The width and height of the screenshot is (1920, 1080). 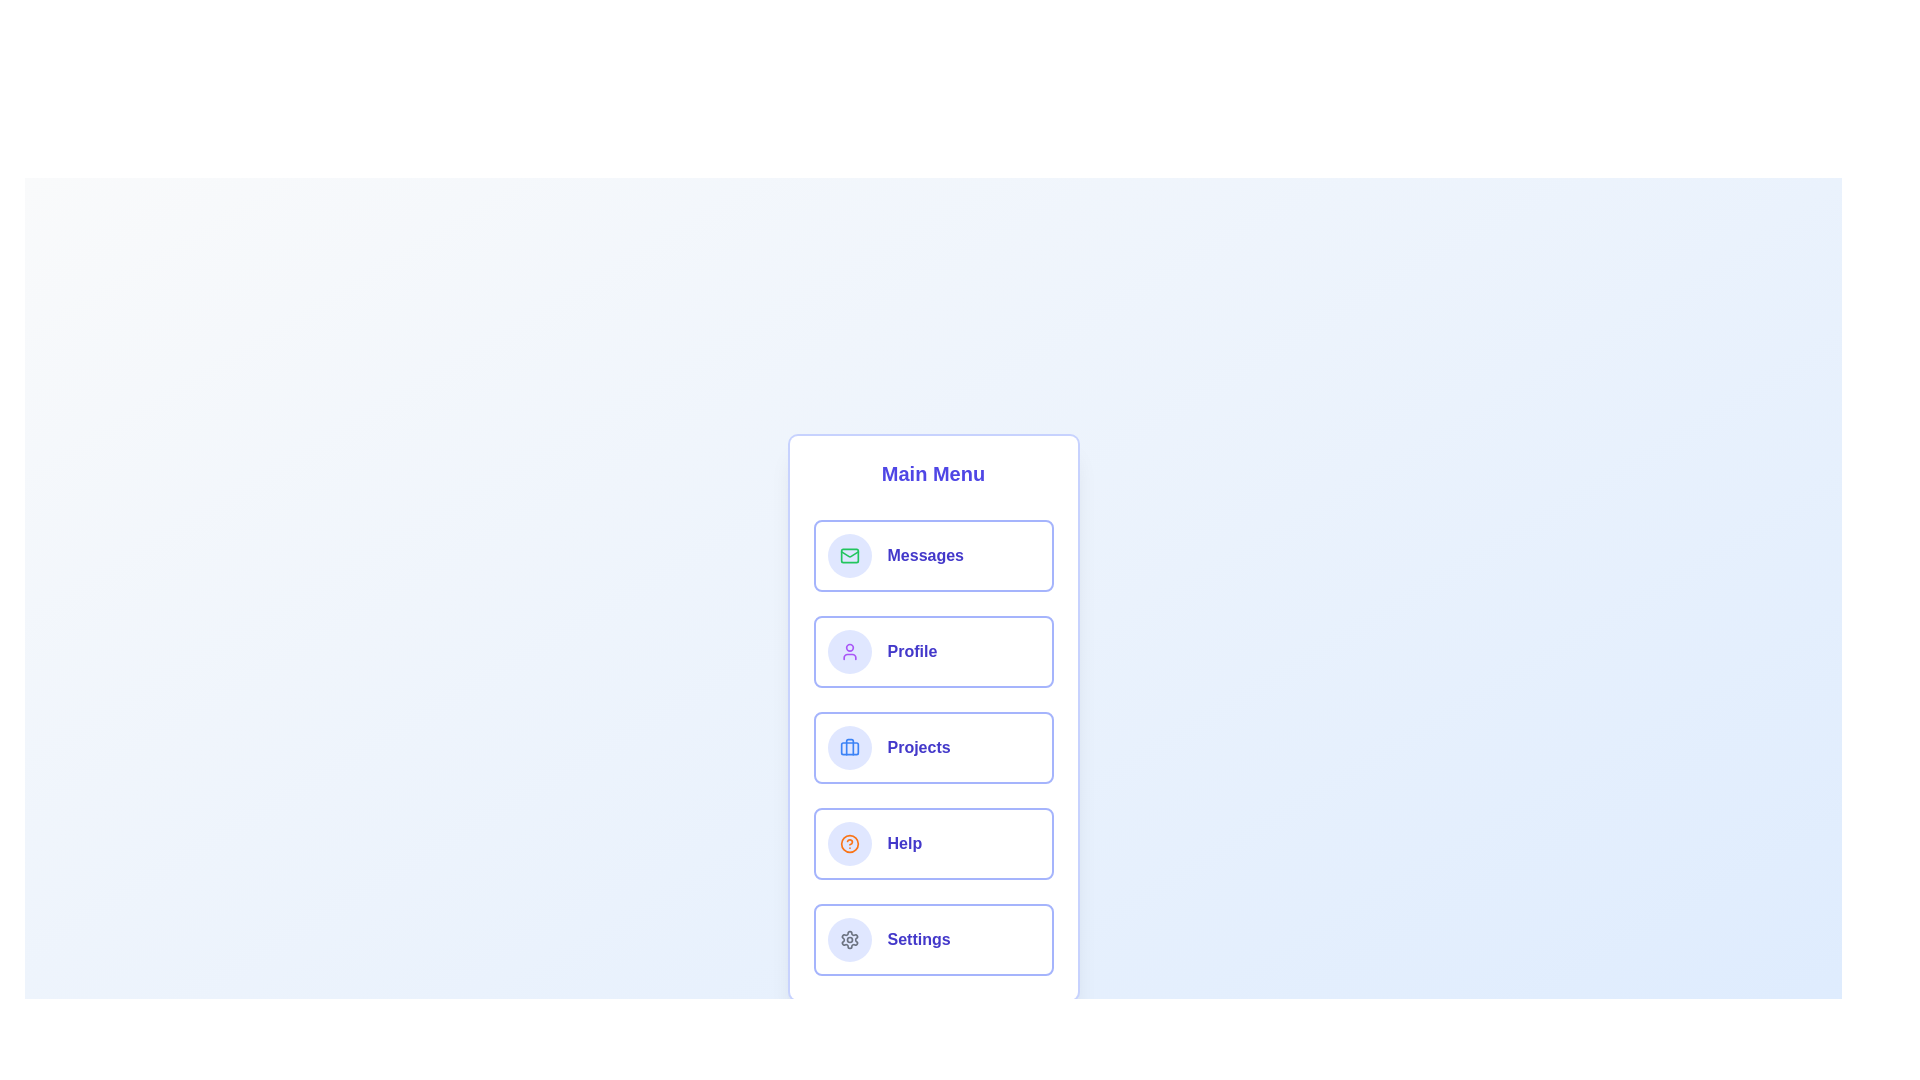 I want to click on the menu item labeled Profile, so click(x=932, y=651).